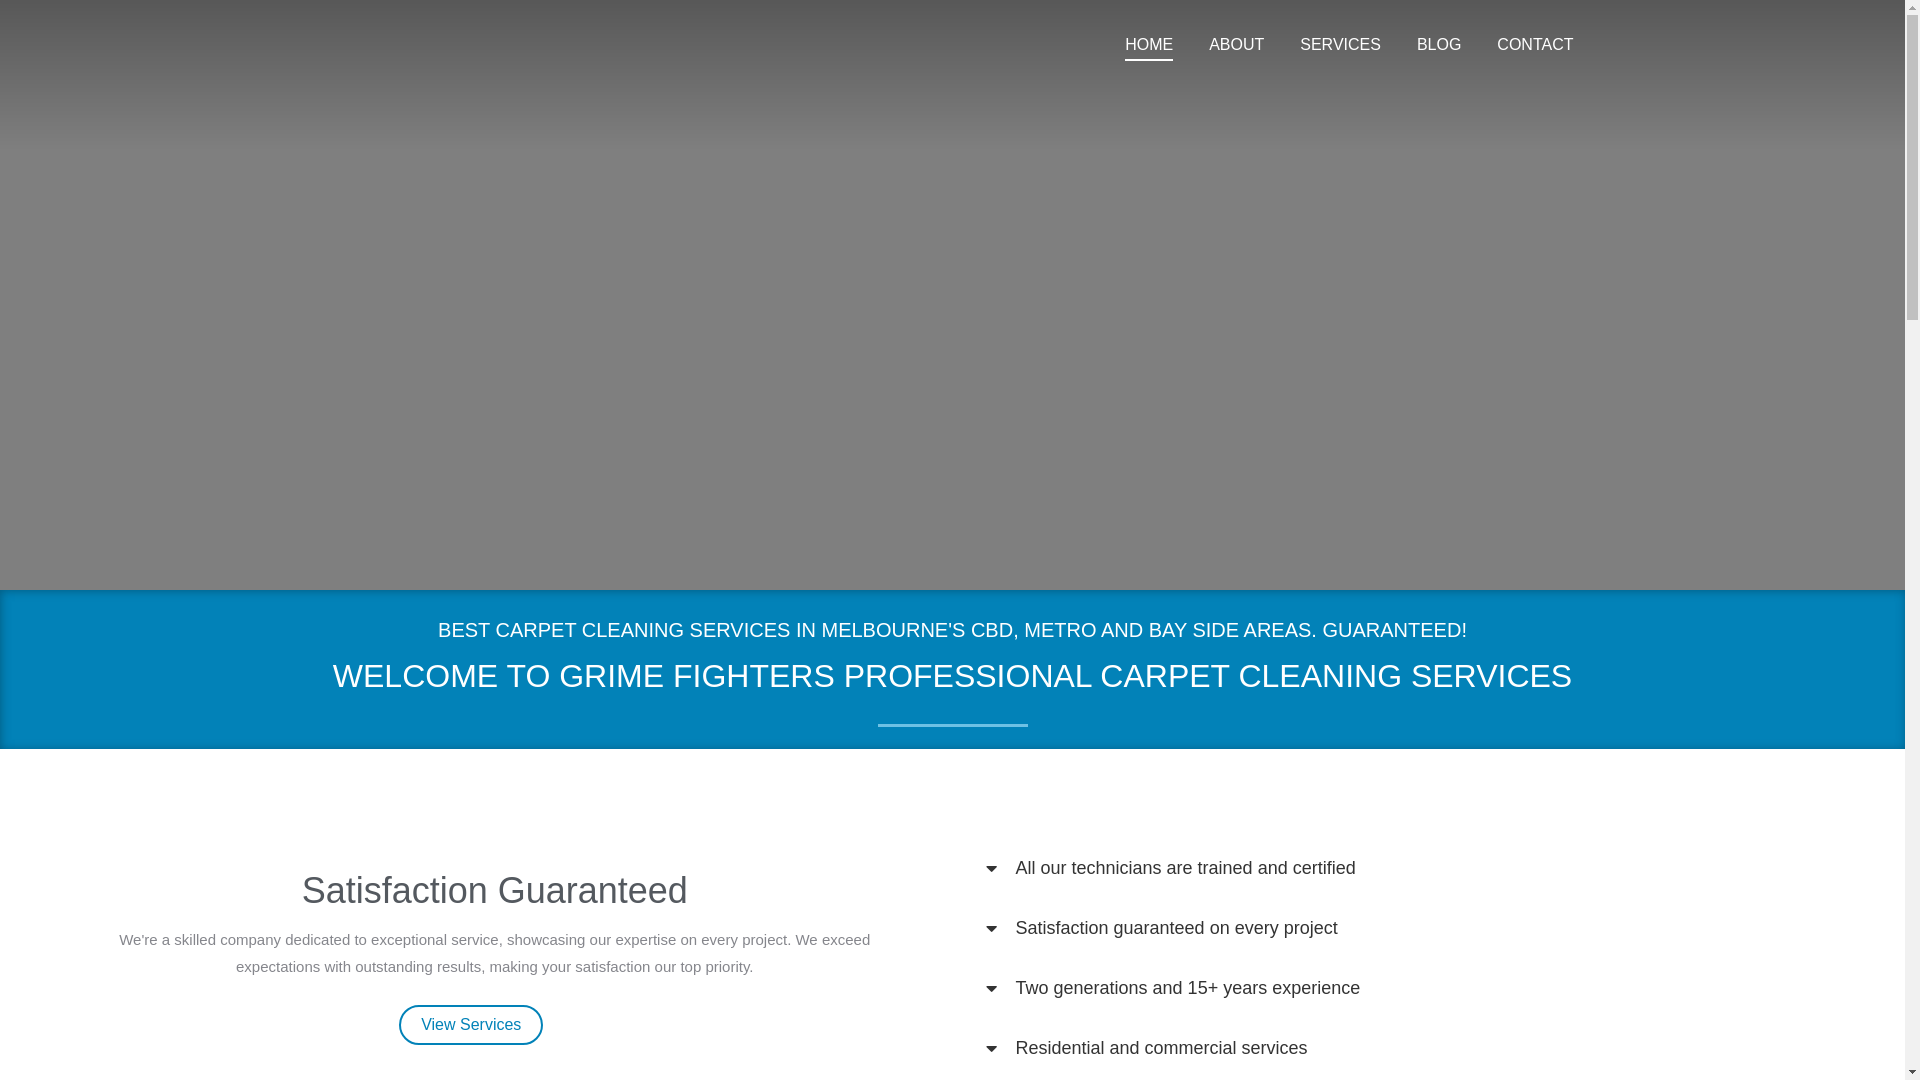 Image resolution: width=1920 pixels, height=1080 pixels. I want to click on 'Two generations and 15+ years experience', so click(1188, 986).